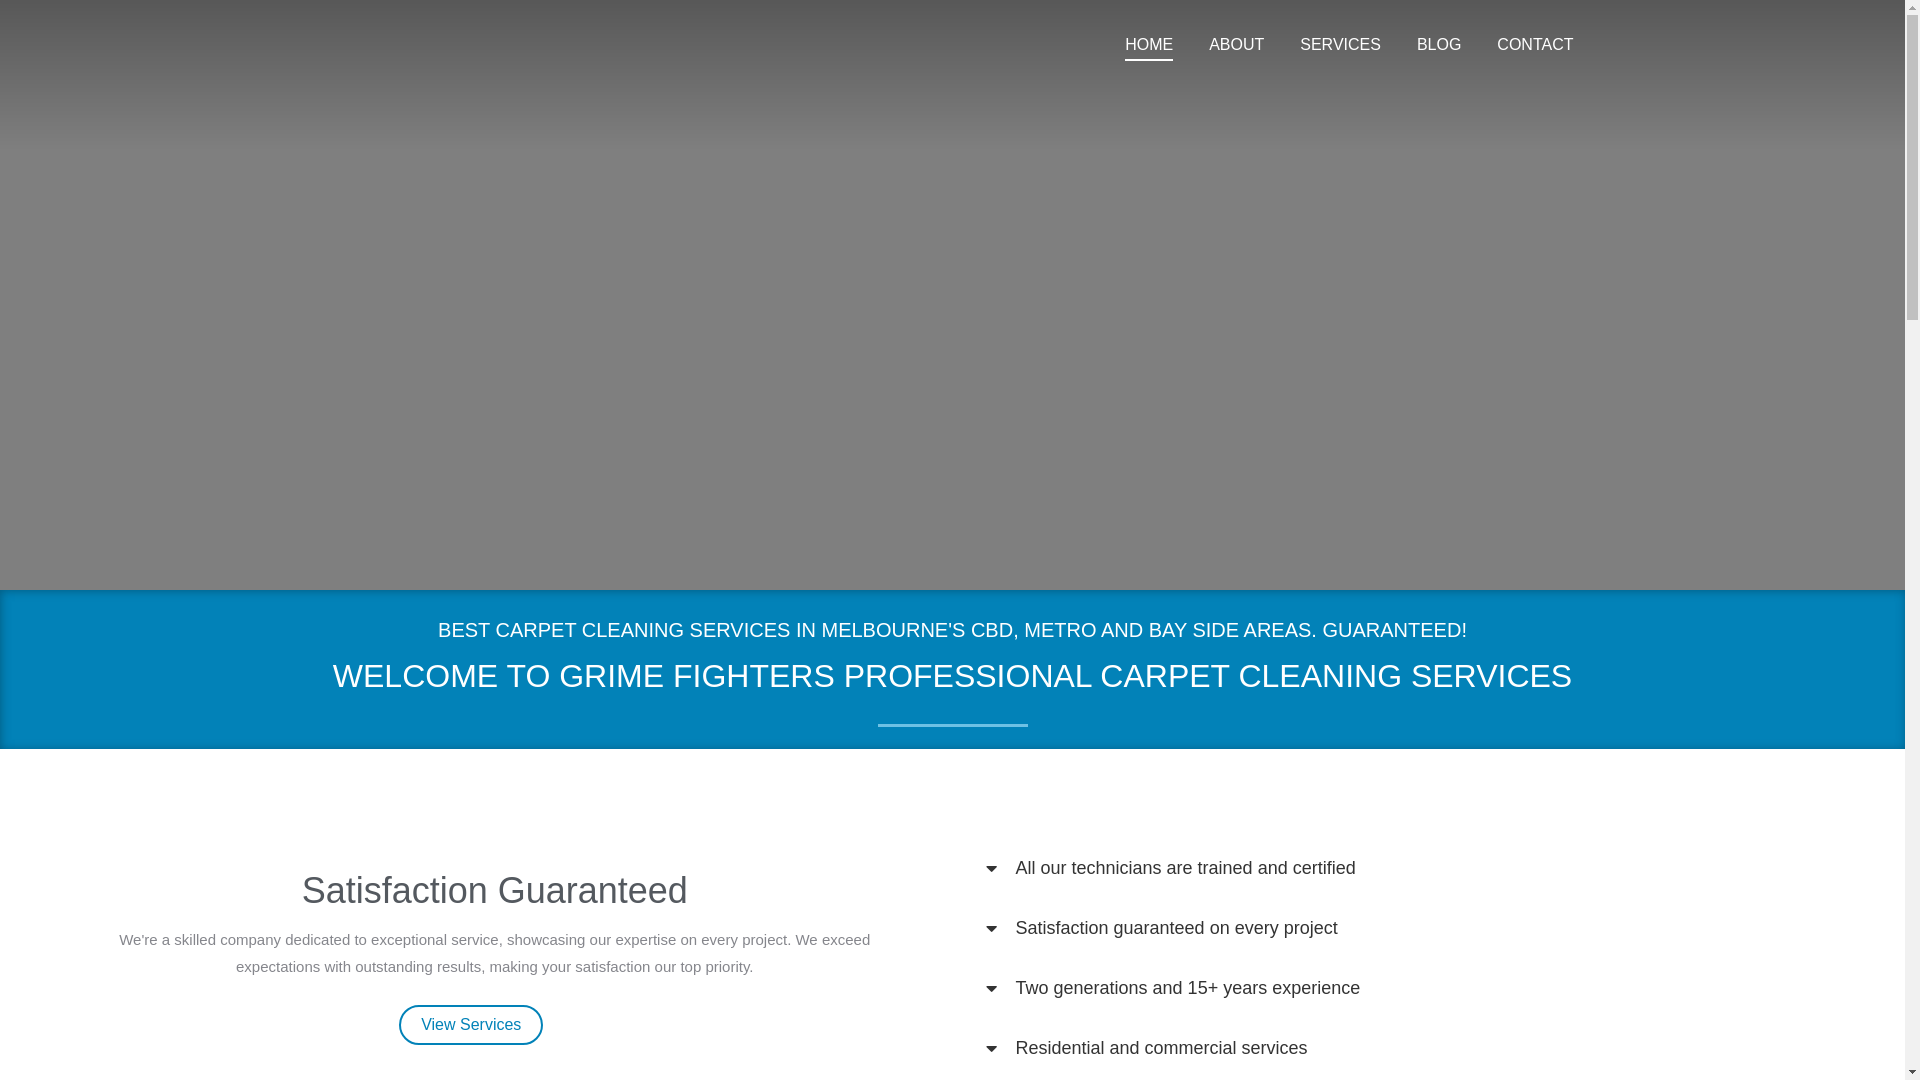 Image resolution: width=1920 pixels, height=1080 pixels. I want to click on 'Two generations and 15+ years experience', so click(1188, 986).